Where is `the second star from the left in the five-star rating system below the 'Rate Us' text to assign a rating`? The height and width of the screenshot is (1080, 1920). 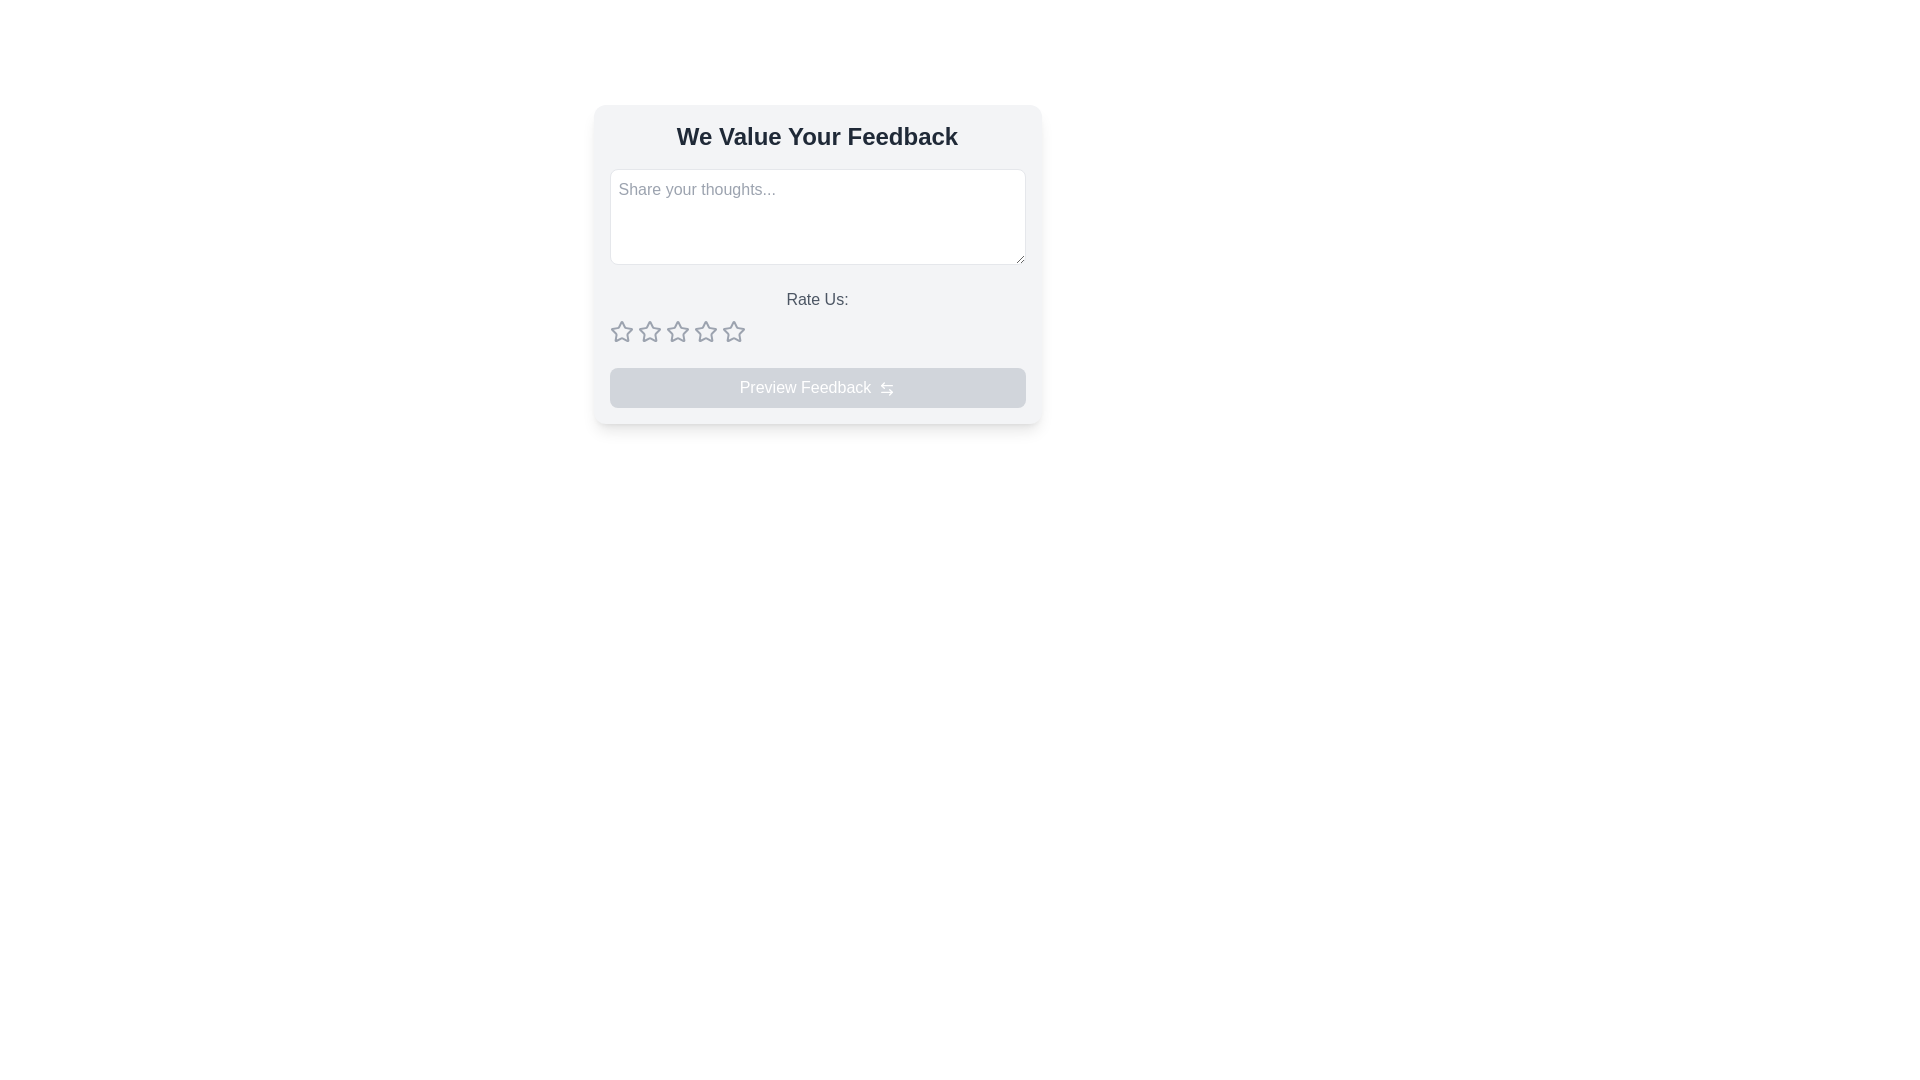
the second star from the left in the five-star rating system below the 'Rate Us' text to assign a rating is located at coordinates (649, 330).